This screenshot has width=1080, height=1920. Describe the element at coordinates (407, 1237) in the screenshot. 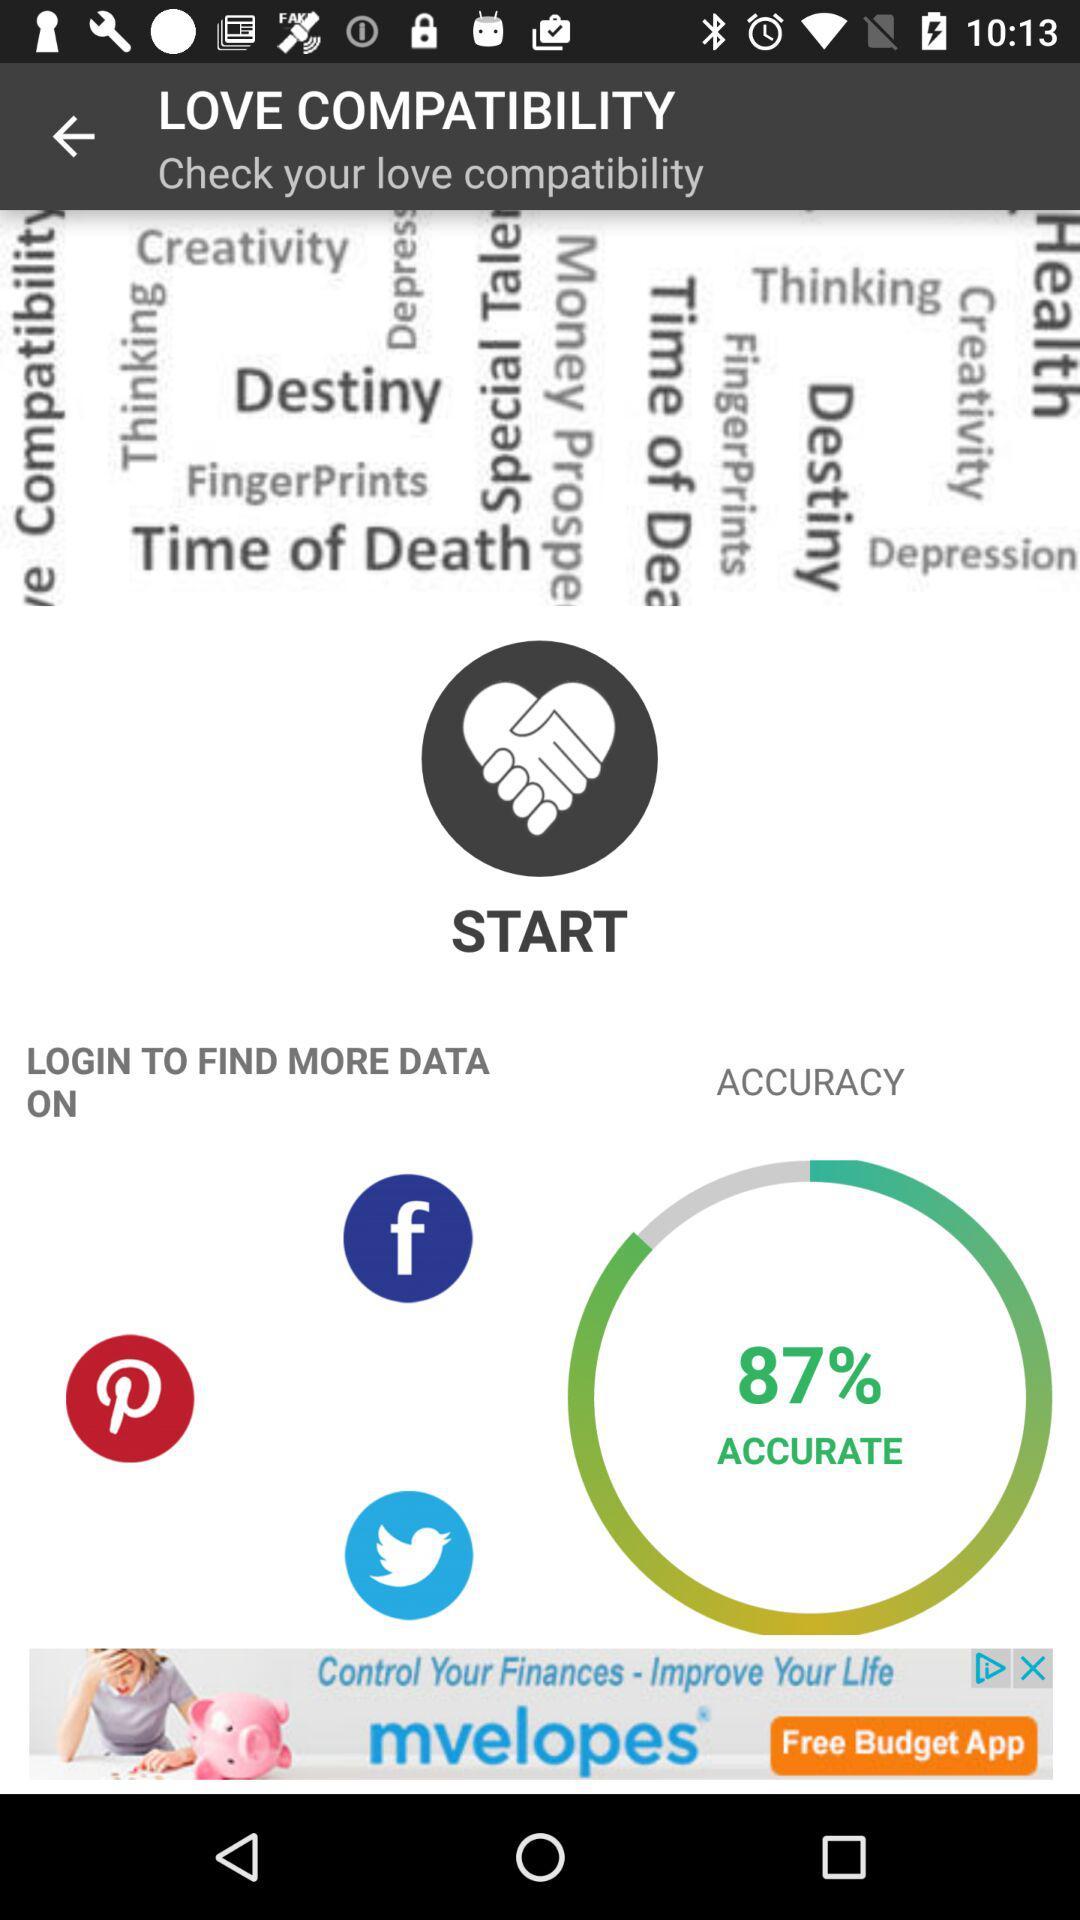

I see `facebook` at that location.